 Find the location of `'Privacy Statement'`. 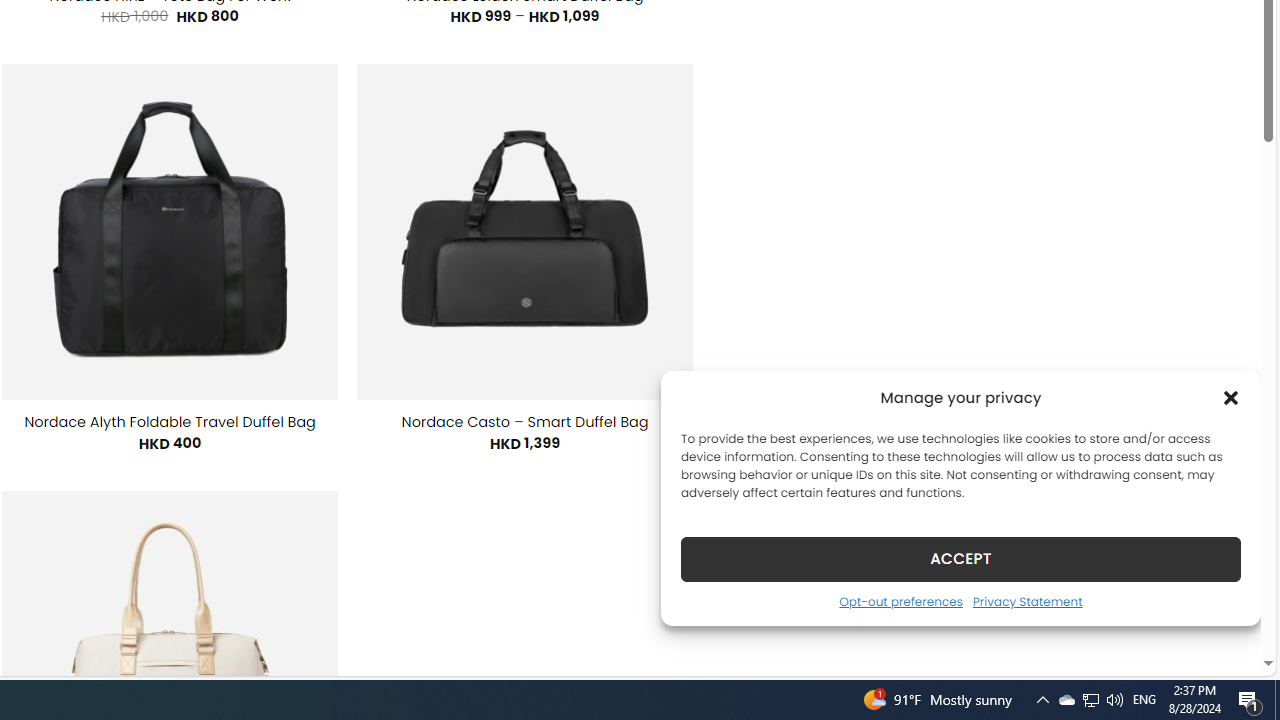

'Privacy Statement' is located at coordinates (1027, 600).